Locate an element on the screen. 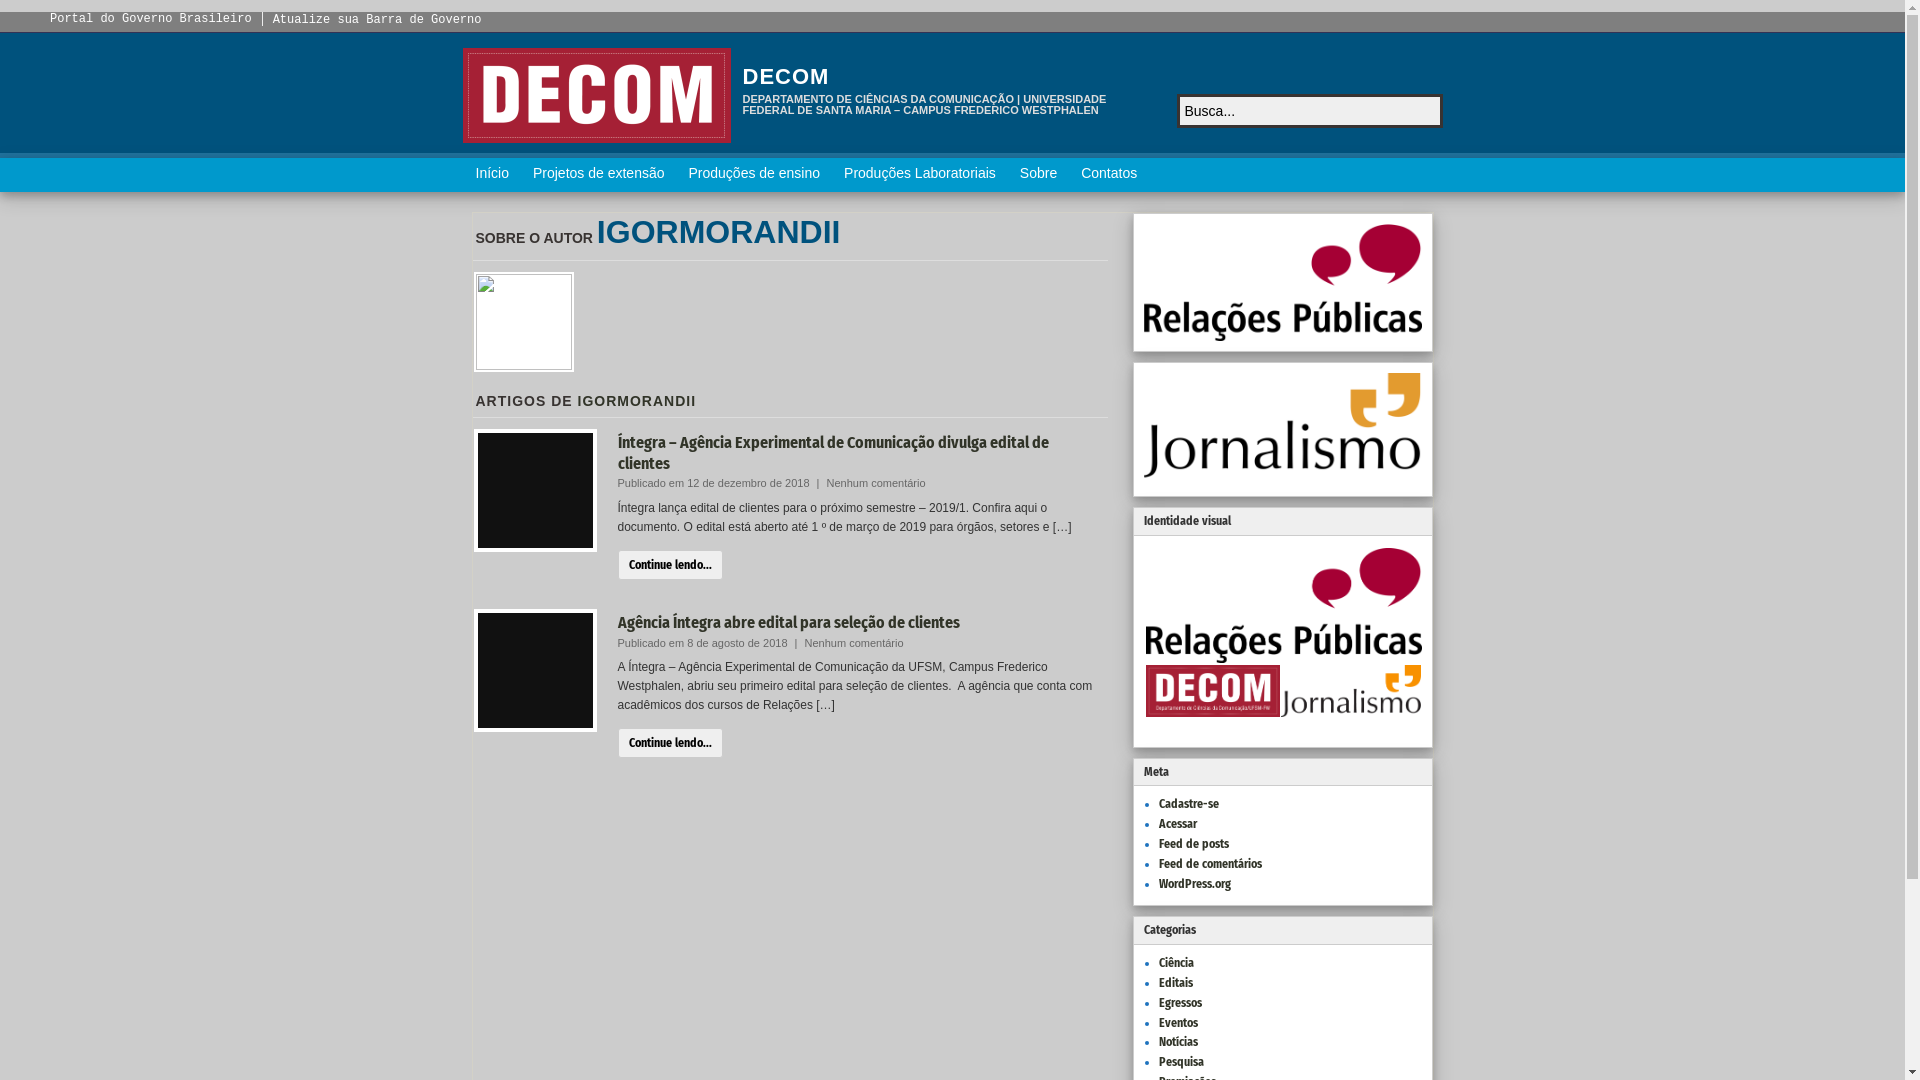  'Cadastre-se' is located at coordinates (1157, 802).